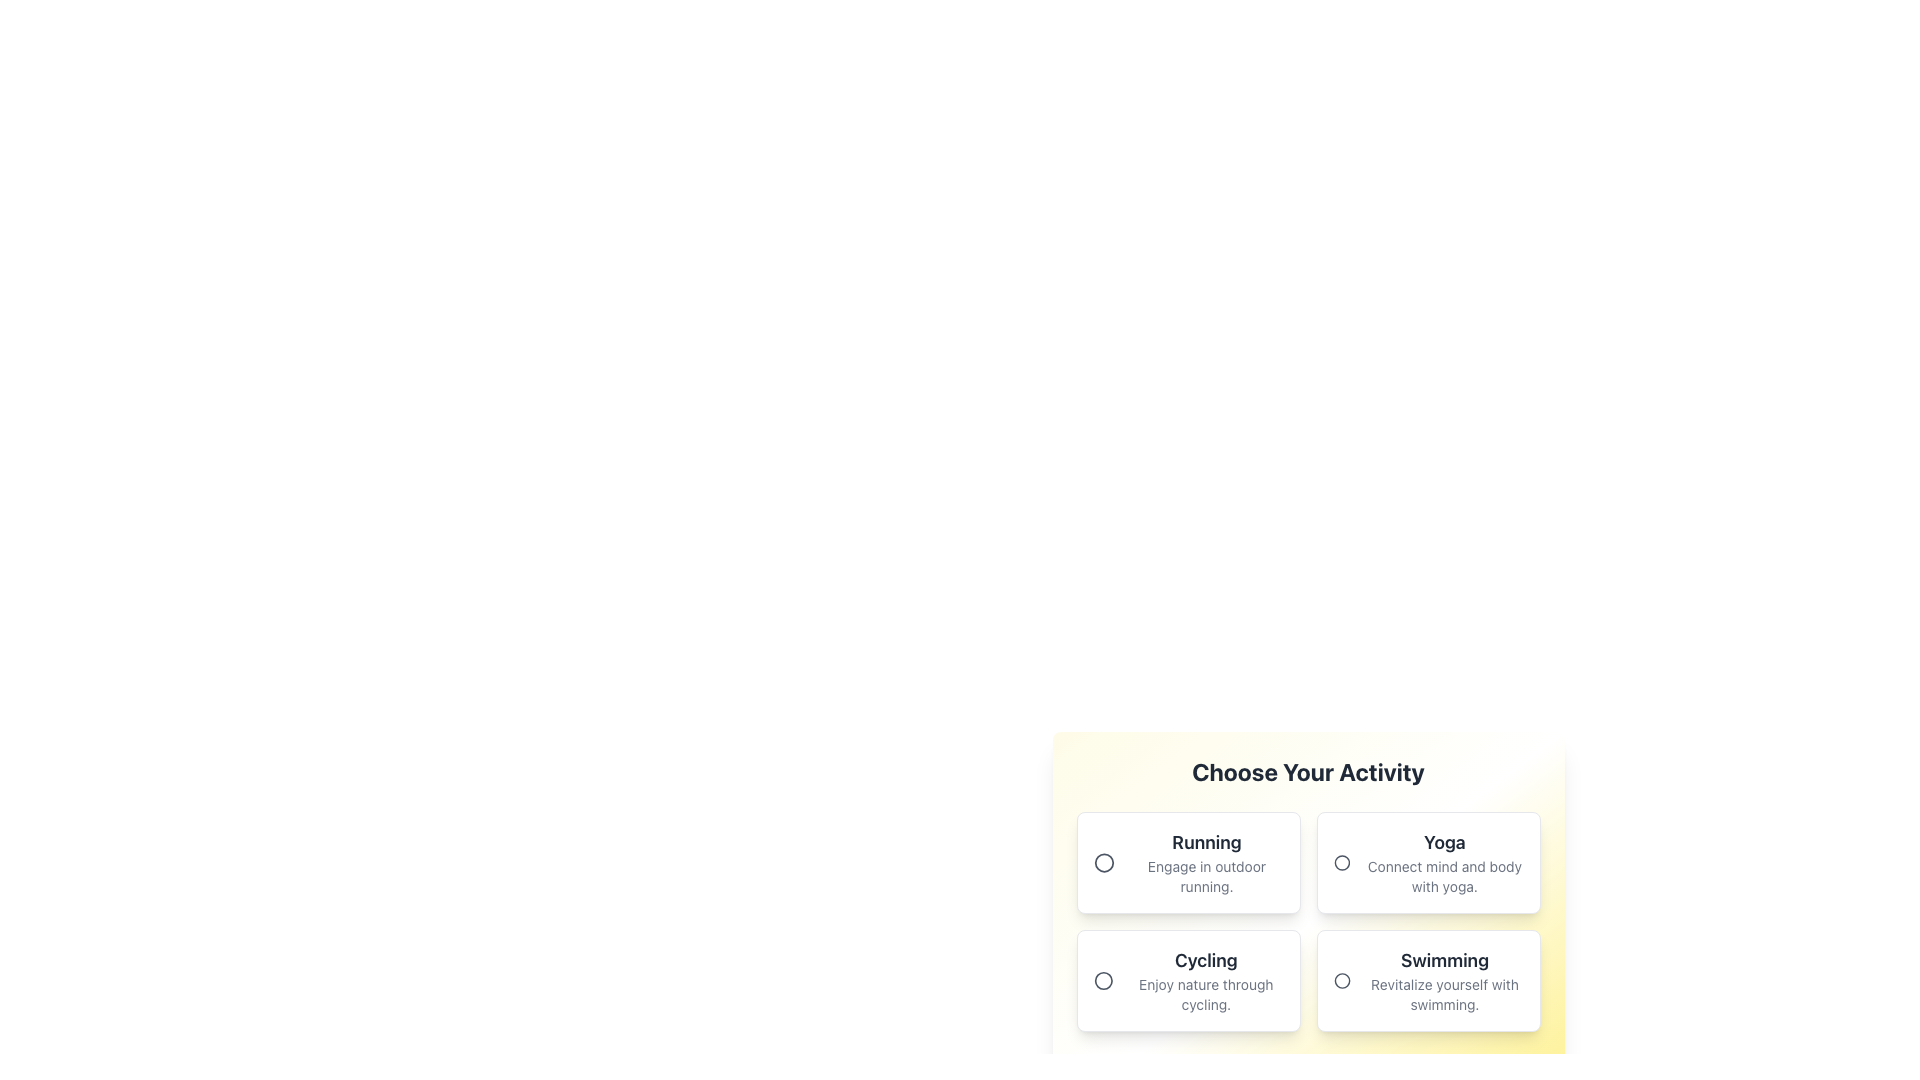 This screenshot has width=1920, height=1080. Describe the element at coordinates (1103, 862) in the screenshot. I see `the radio button styled as an icon within the 'Running' card in the top-left corner of the activity selection grid` at that location.